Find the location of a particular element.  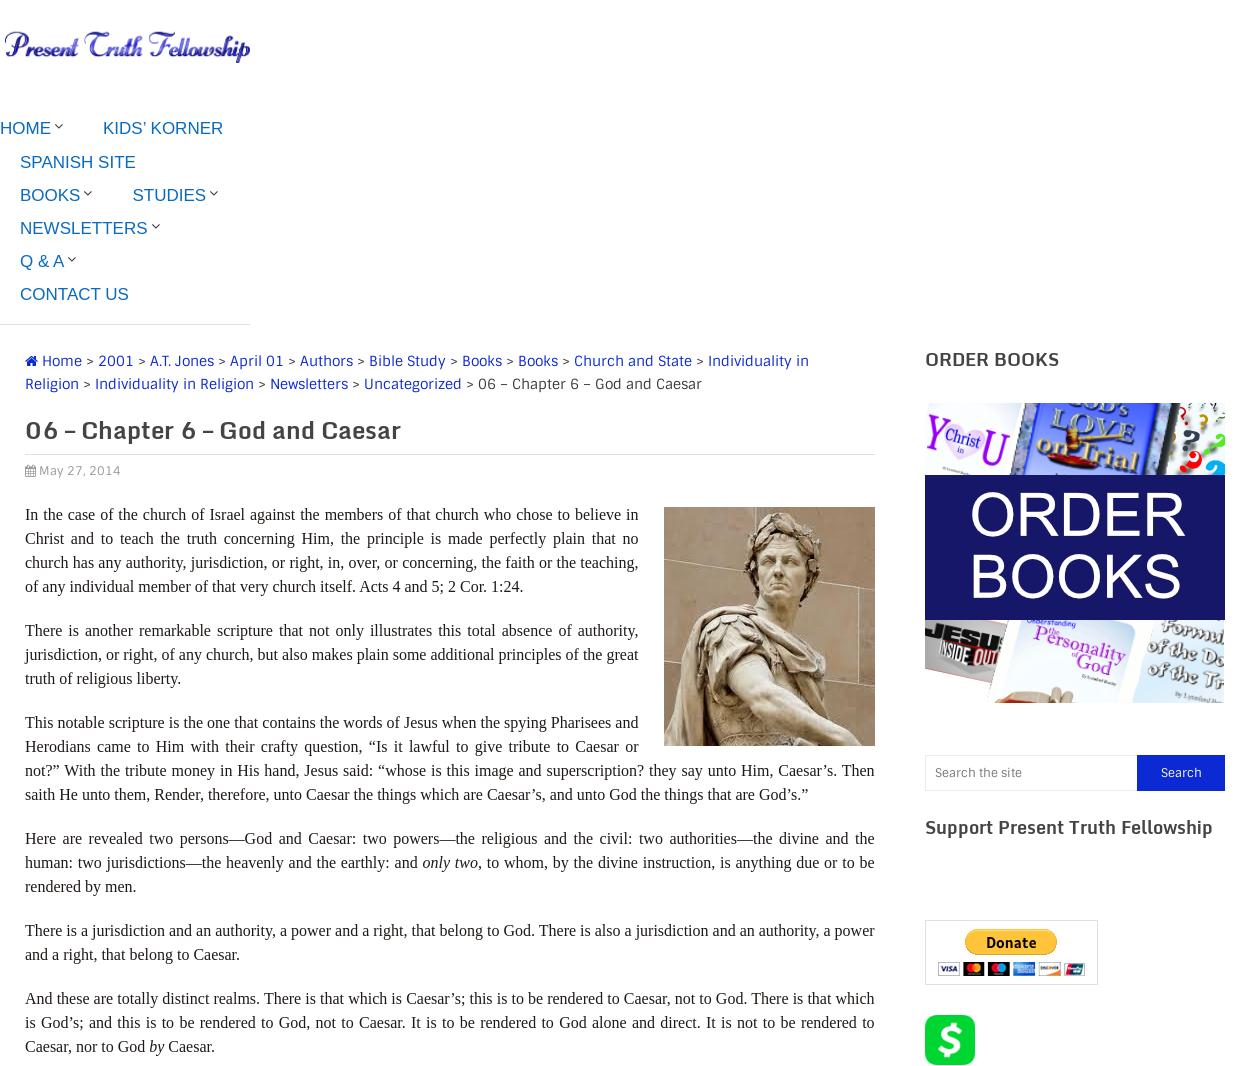

'In the case of the church of Israel against the members of that church who chose to believe in Christ and to teach the truth concerning Him, the principle is made perfectly plain that no church has any authority, jurisdiction, or right, in, over, or concerning, the faith or the teaching, of any individual member of that very church itself. Acts 4 and 5; 2 Cor. 1:24.' is located at coordinates (330, 548).